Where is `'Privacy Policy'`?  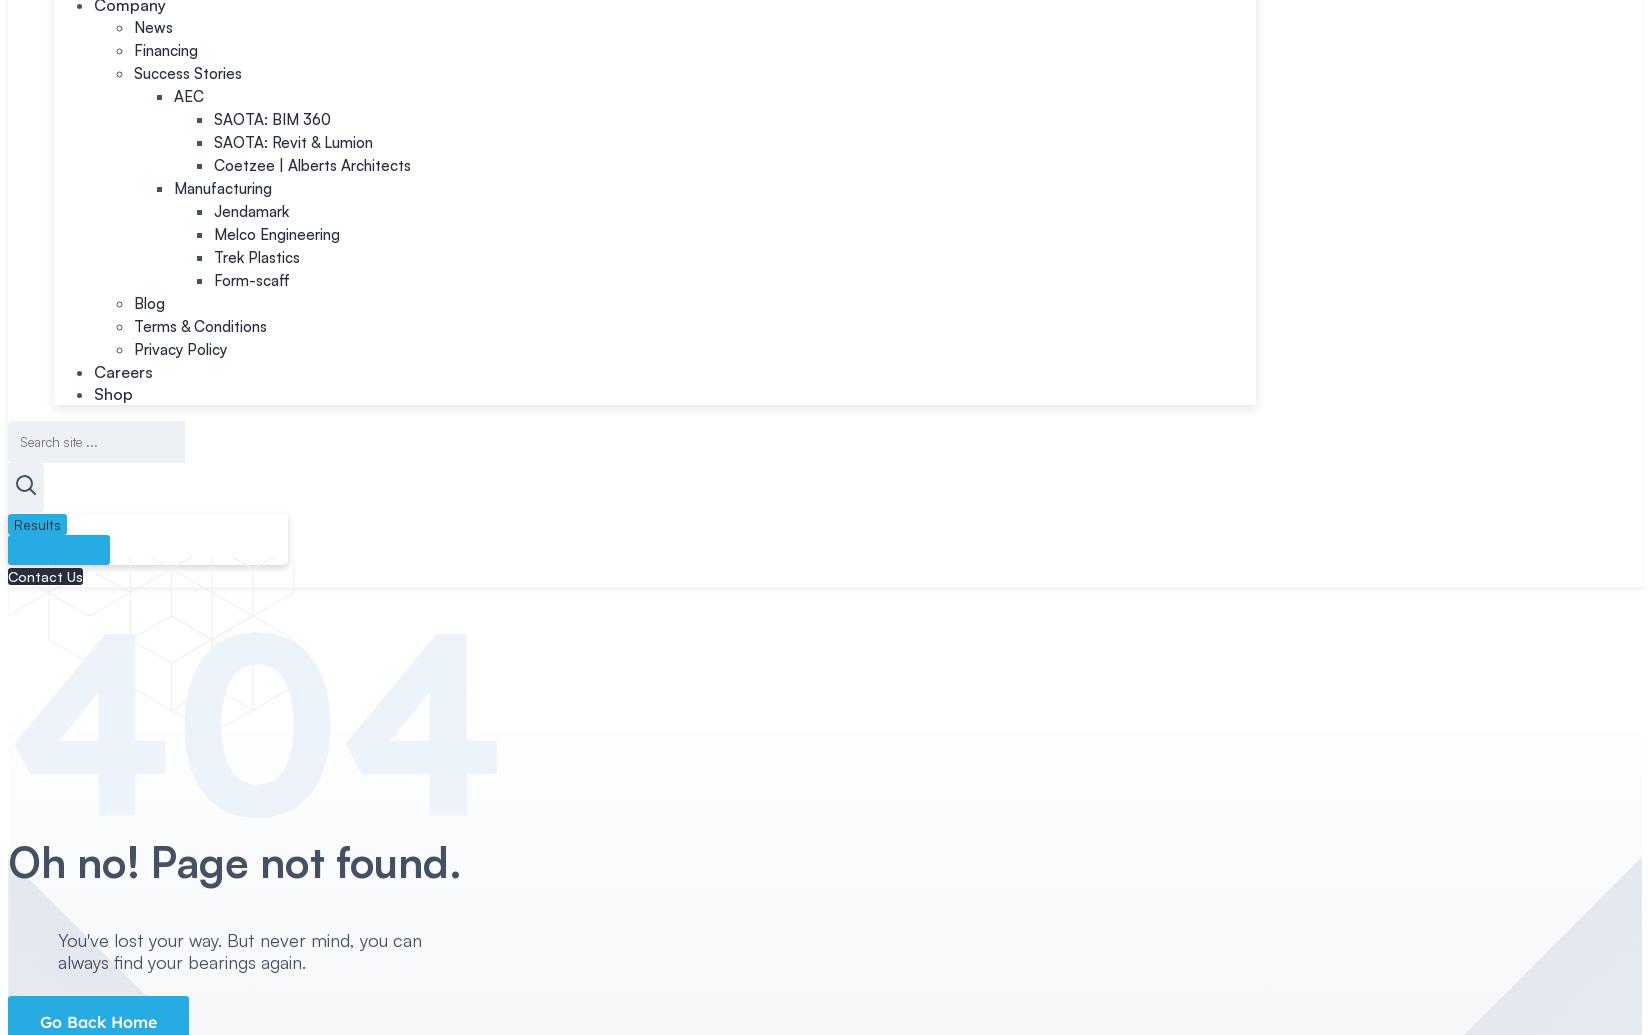
'Privacy Policy' is located at coordinates (180, 349).